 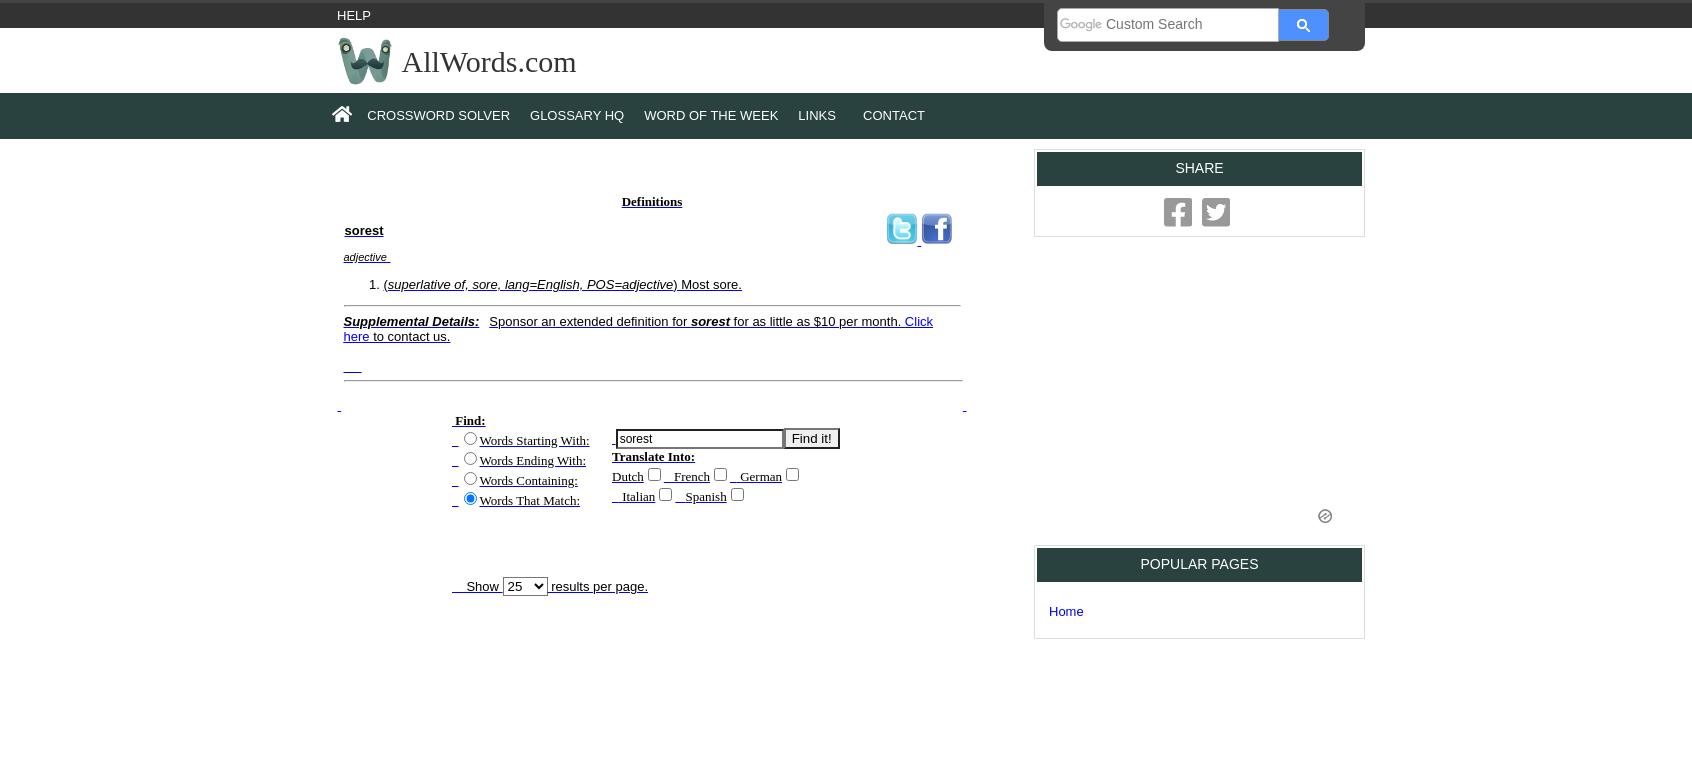 I want to click on 'Supplemental Details:', so click(x=341, y=319).